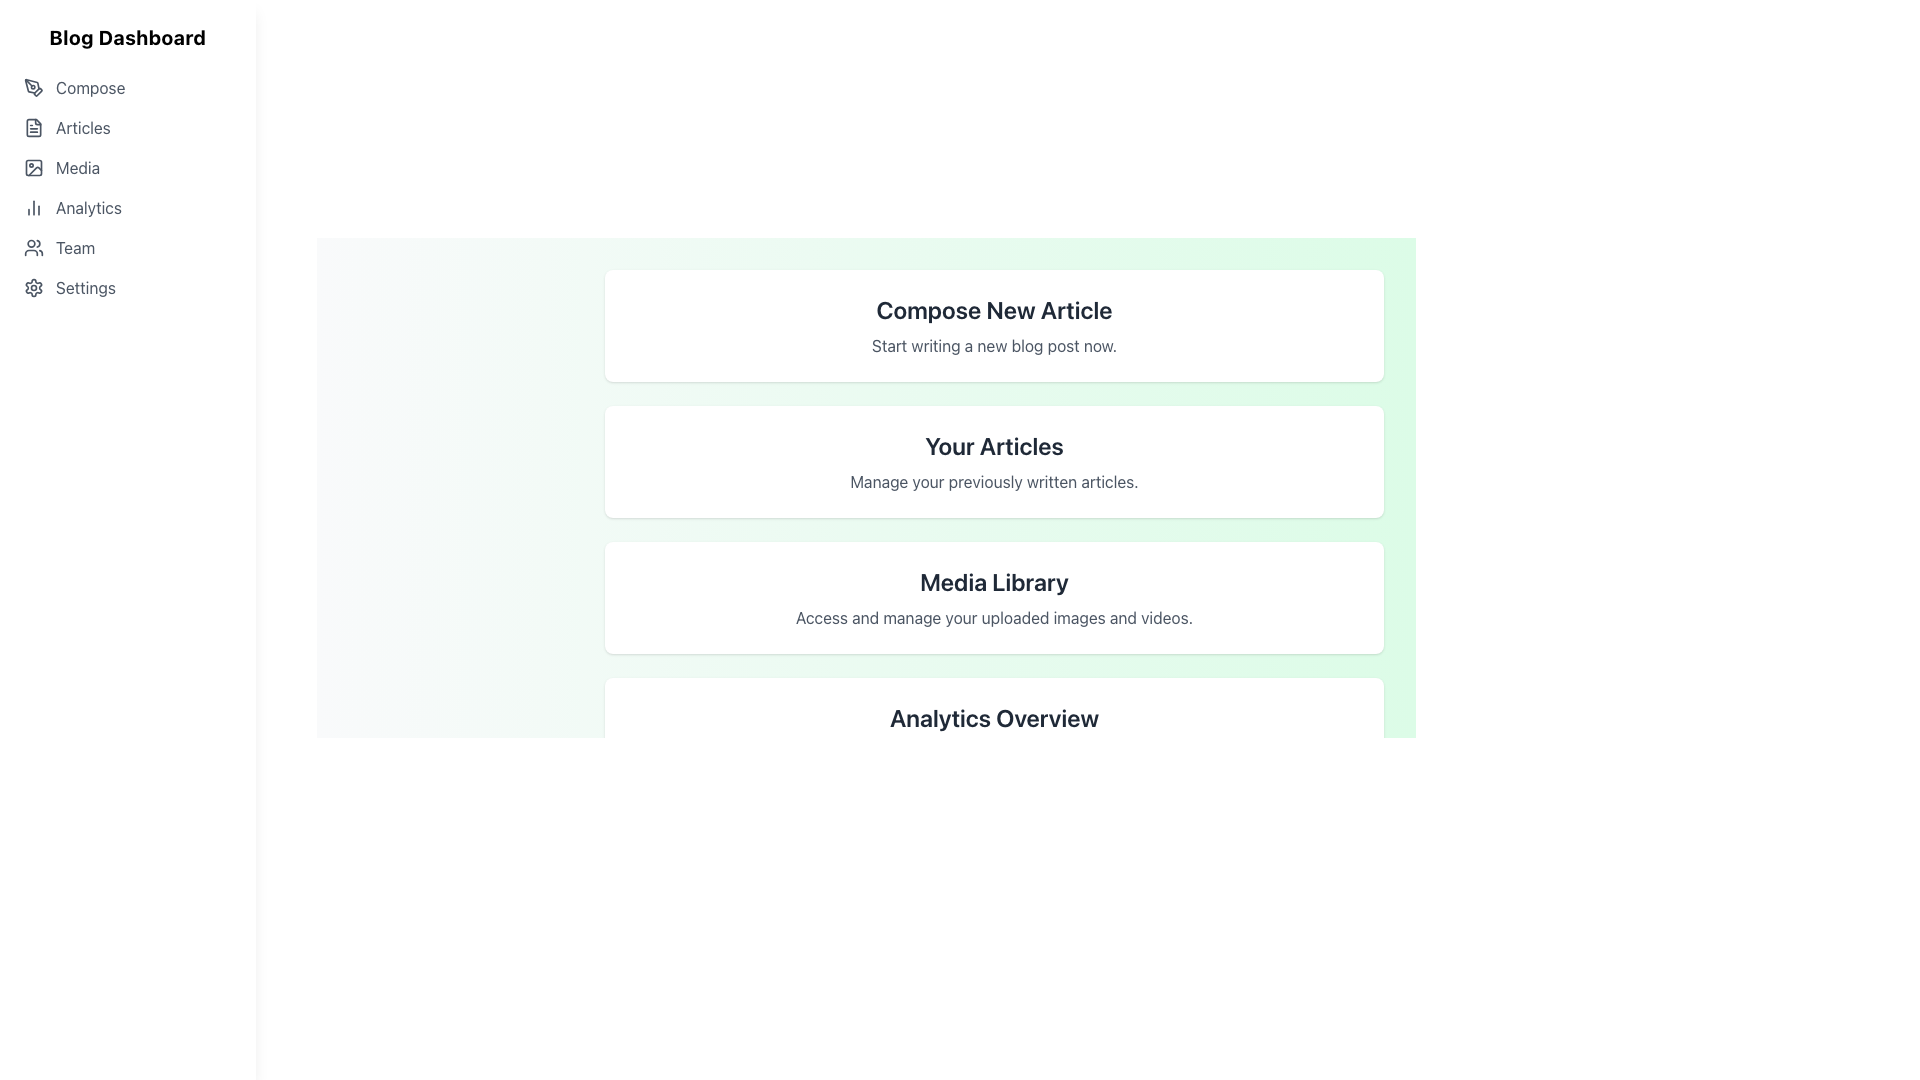  Describe the element at coordinates (994, 616) in the screenshot. I see `the static text description providing a brief explanation of the 'Media Library' section, located directly beneath the heading 'Media Library' in the third section of a vertically stacked layout` at that location.